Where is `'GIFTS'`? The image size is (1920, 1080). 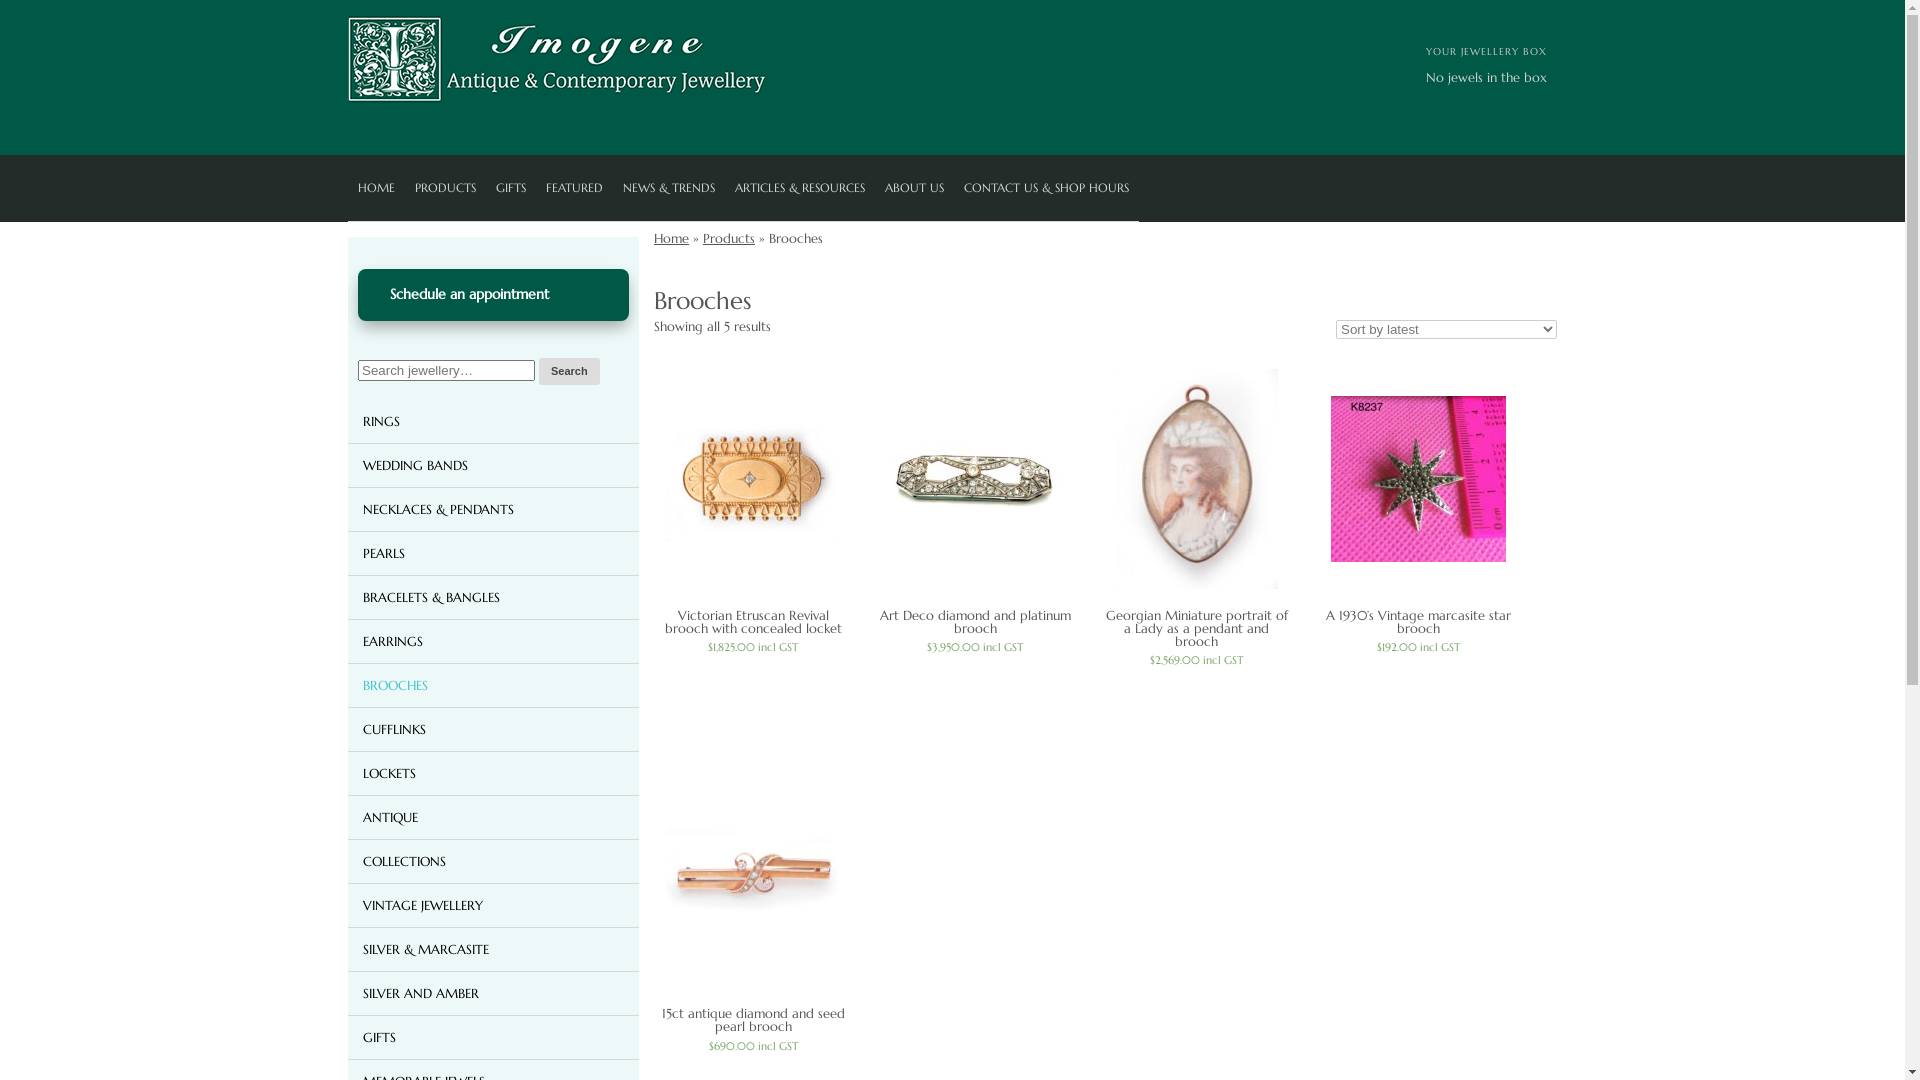
'GIFTS' is located at coordinates (485, 188).